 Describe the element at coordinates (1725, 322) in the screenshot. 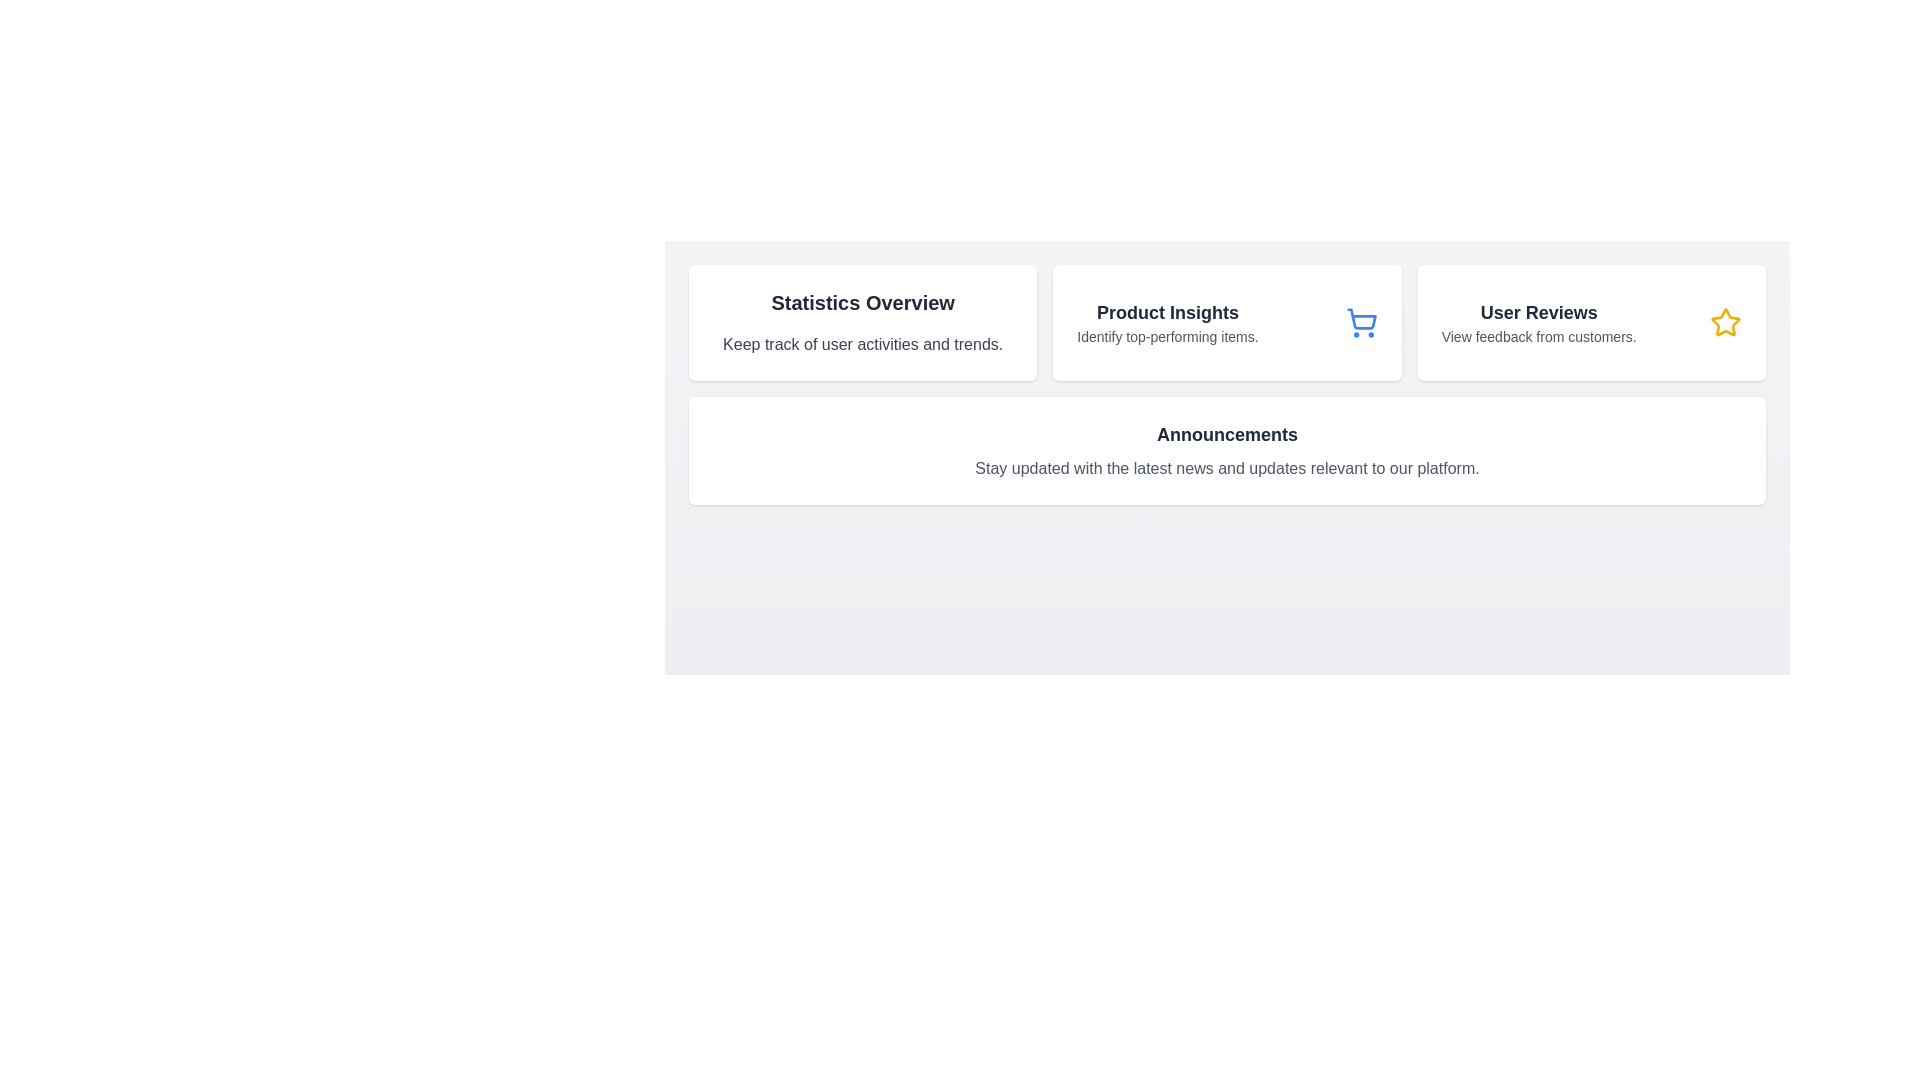

I see `the star icon located in the top-right corner of the 'User Reviews' section, adjacent to the text 'View feedback from customers', which signifies rating or quality assessment` at that location.